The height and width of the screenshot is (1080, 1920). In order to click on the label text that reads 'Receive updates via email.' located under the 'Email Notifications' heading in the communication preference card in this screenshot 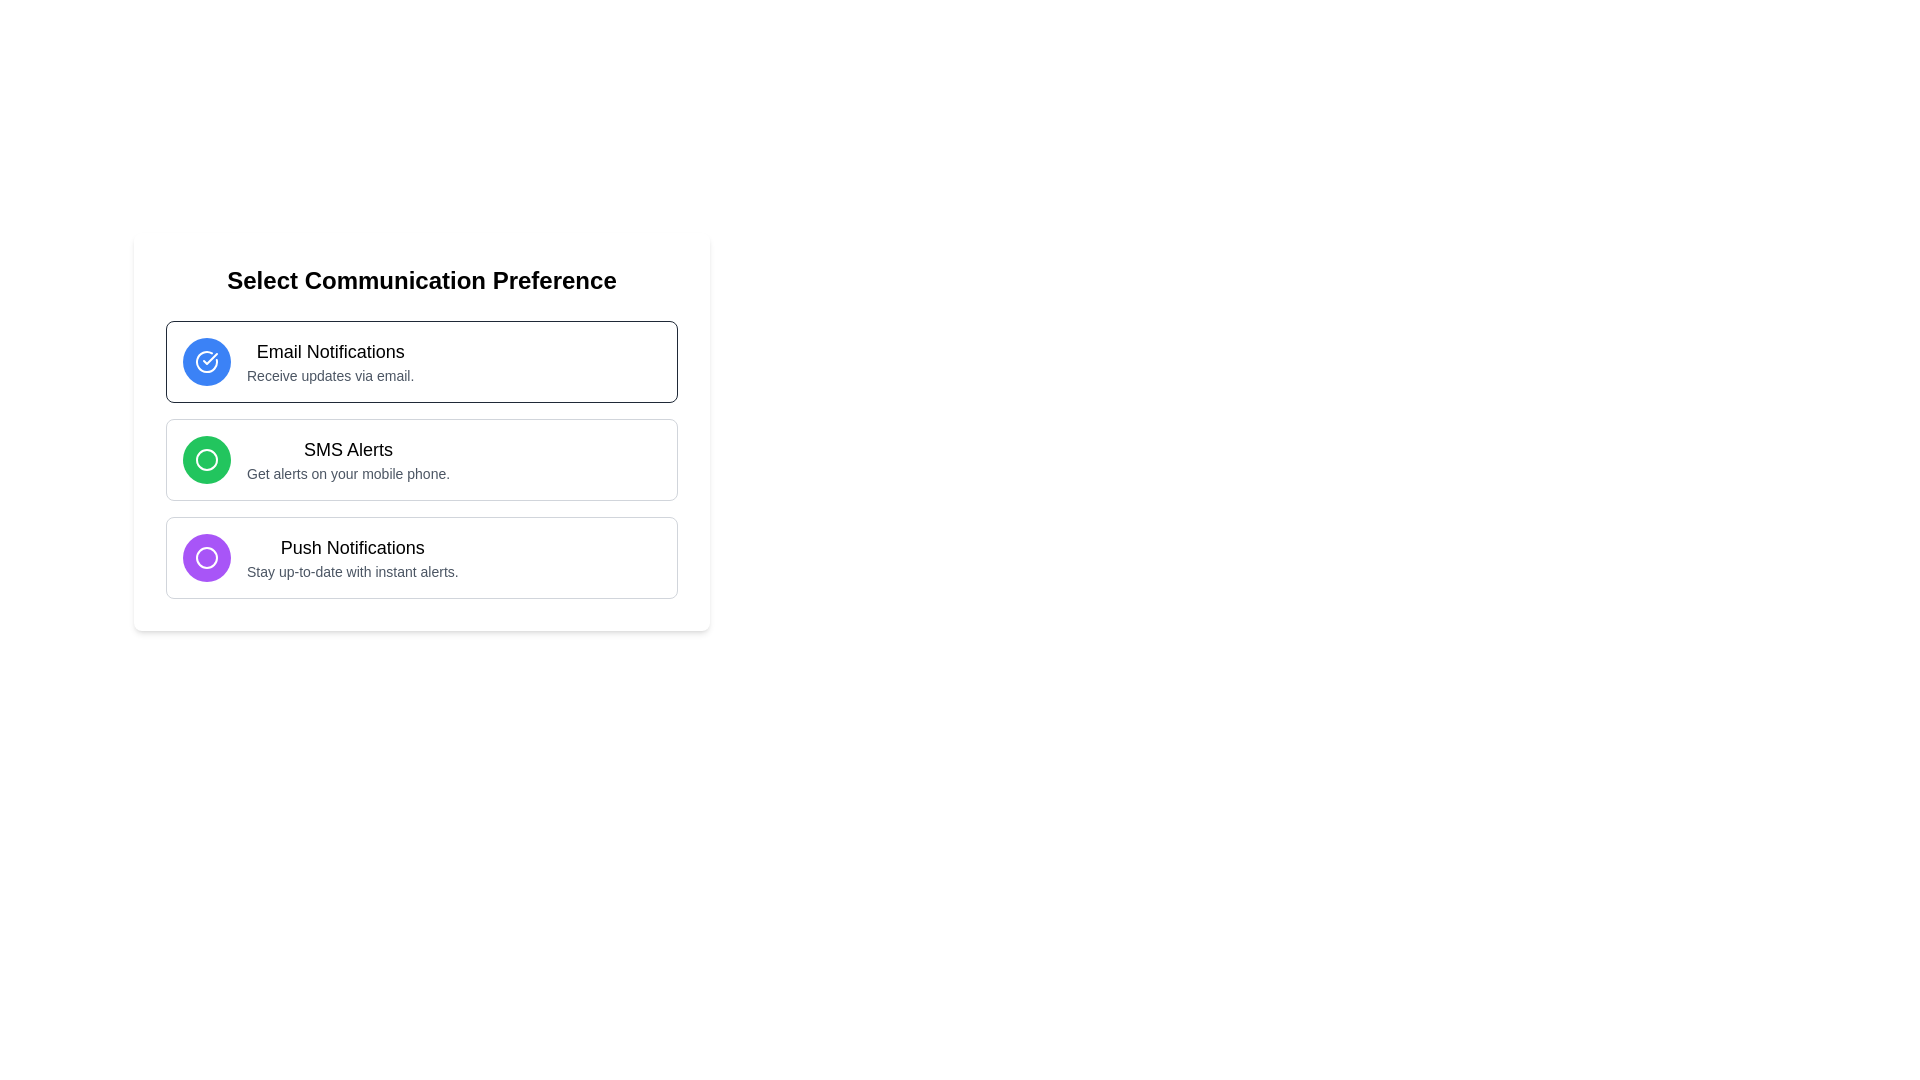, I will do `click(330, 375)`.